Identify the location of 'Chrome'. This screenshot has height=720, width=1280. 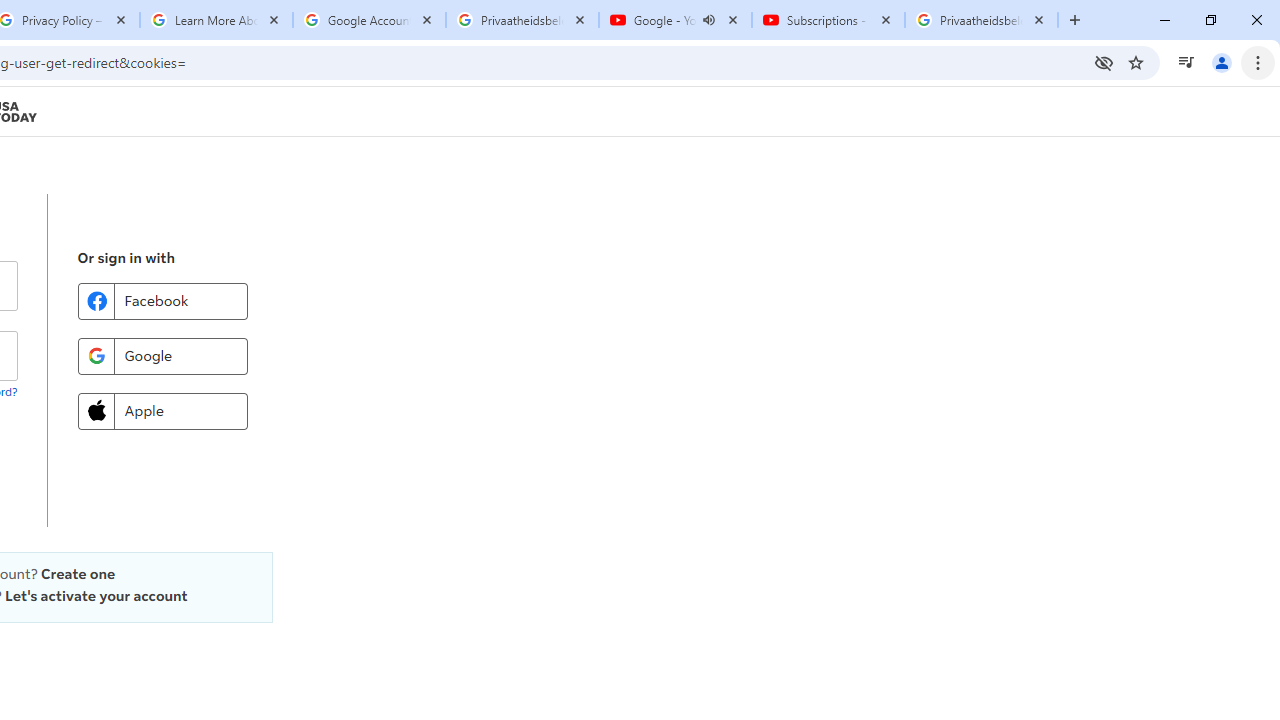
(1259, 61).